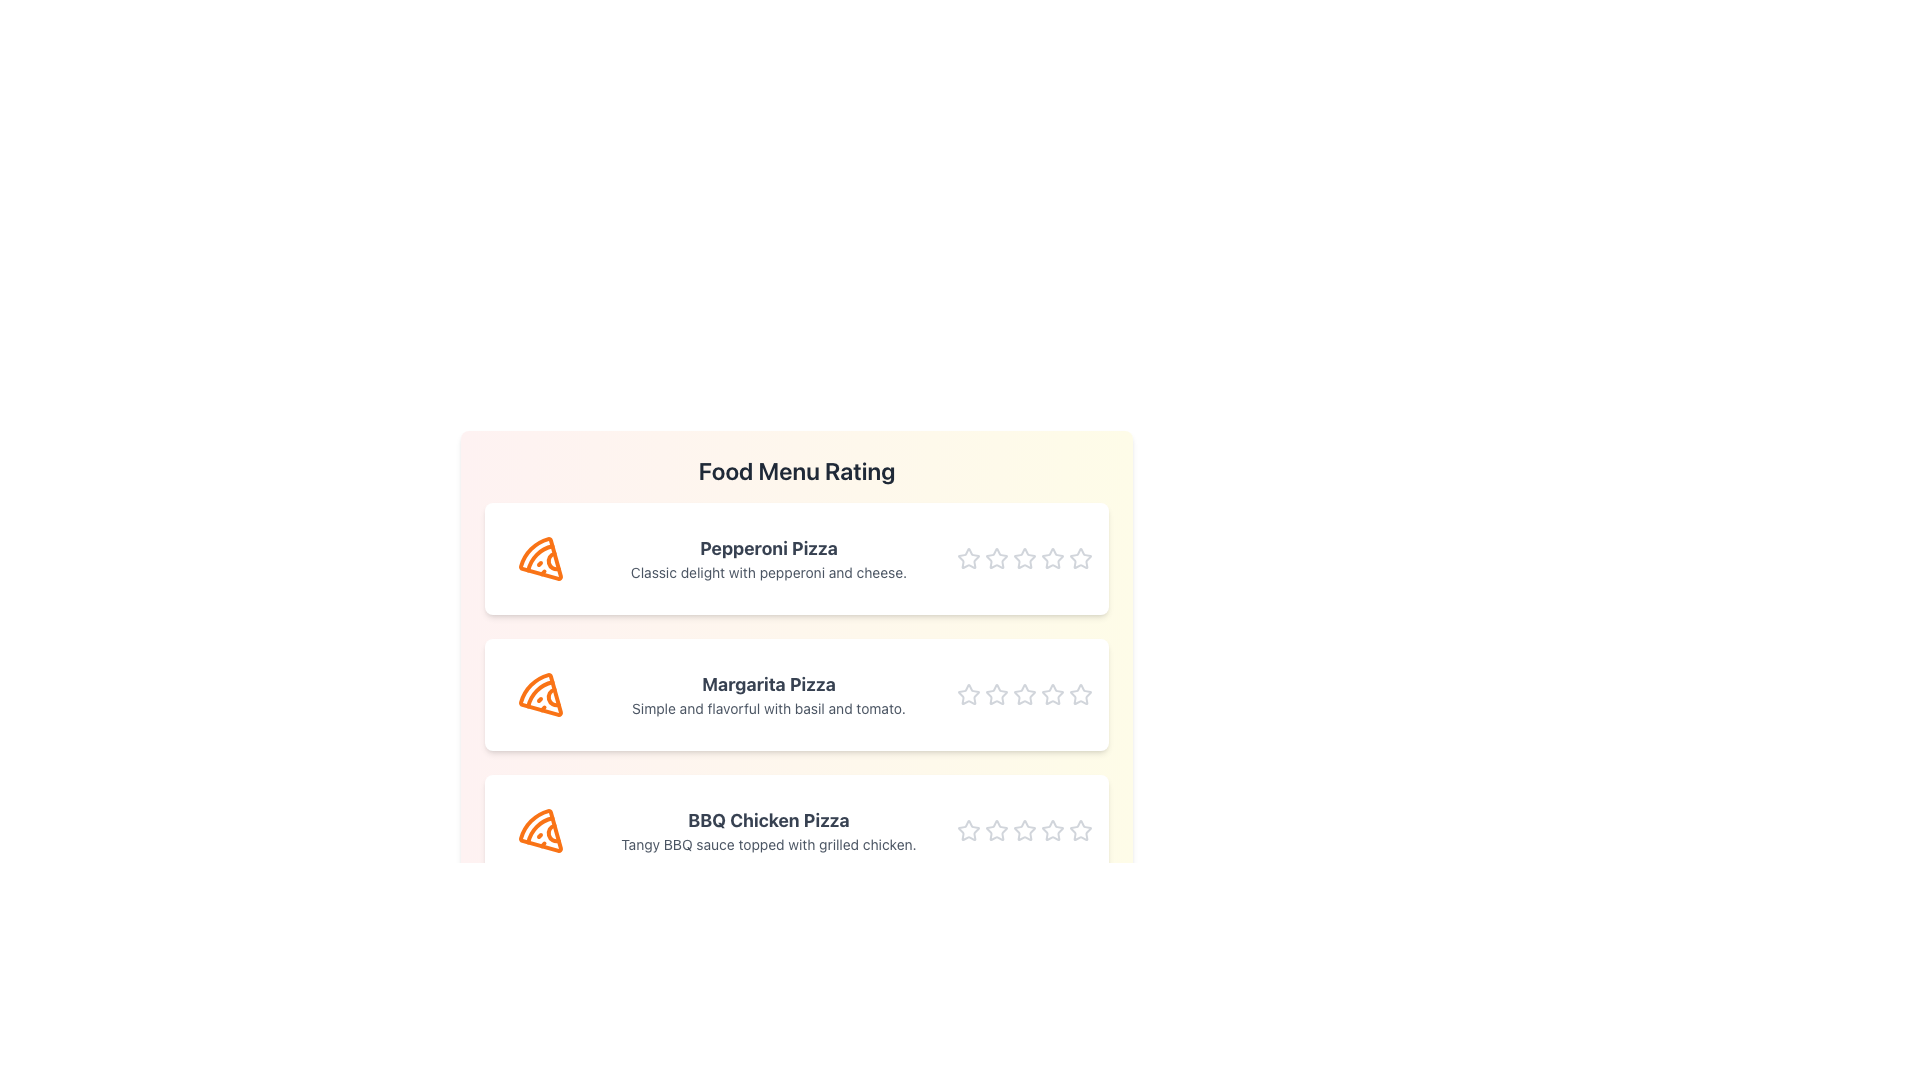  Describe the element at coordinates (969, 558) in the screenshot. I see `the first rating star icon located to the right of the 'Pepperoni Pizza' food item heading to rate it` at that location.